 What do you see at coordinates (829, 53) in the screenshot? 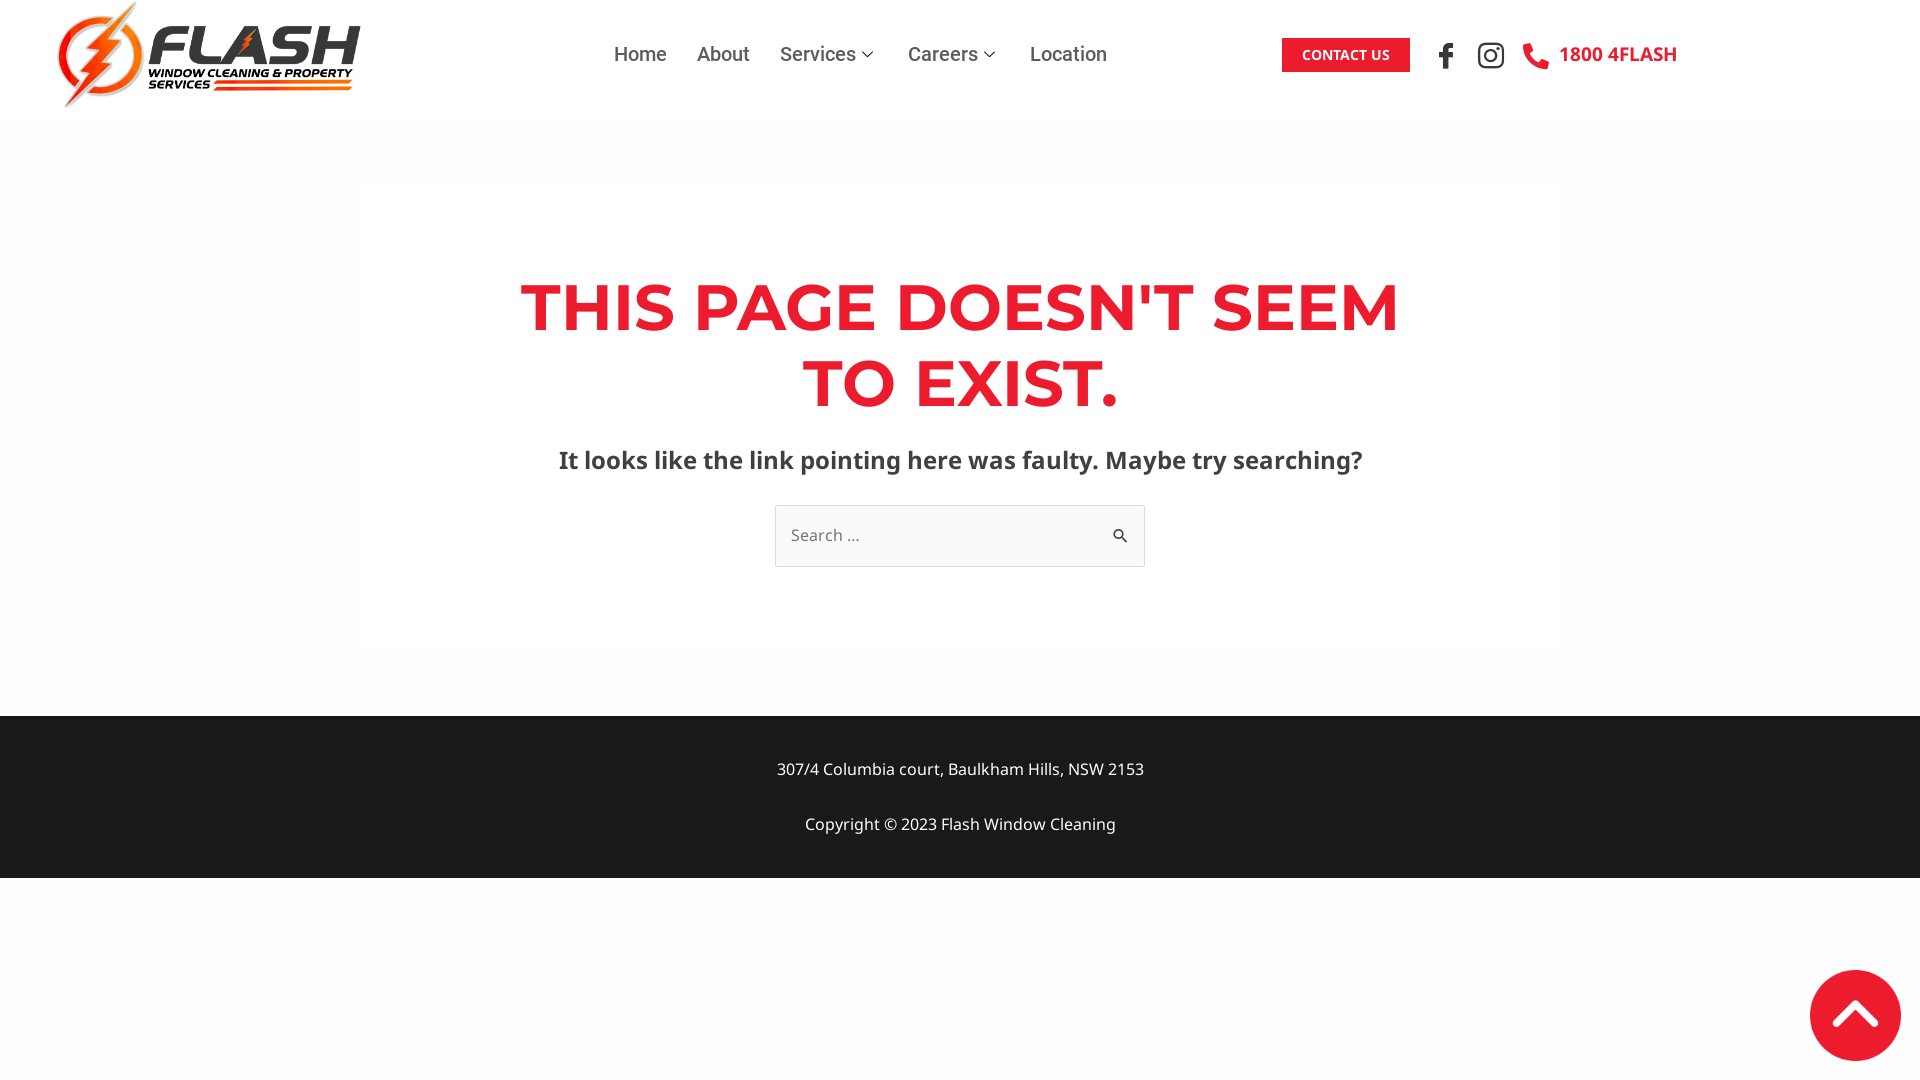
I see `'Services'` at bounding box center [829, 53].